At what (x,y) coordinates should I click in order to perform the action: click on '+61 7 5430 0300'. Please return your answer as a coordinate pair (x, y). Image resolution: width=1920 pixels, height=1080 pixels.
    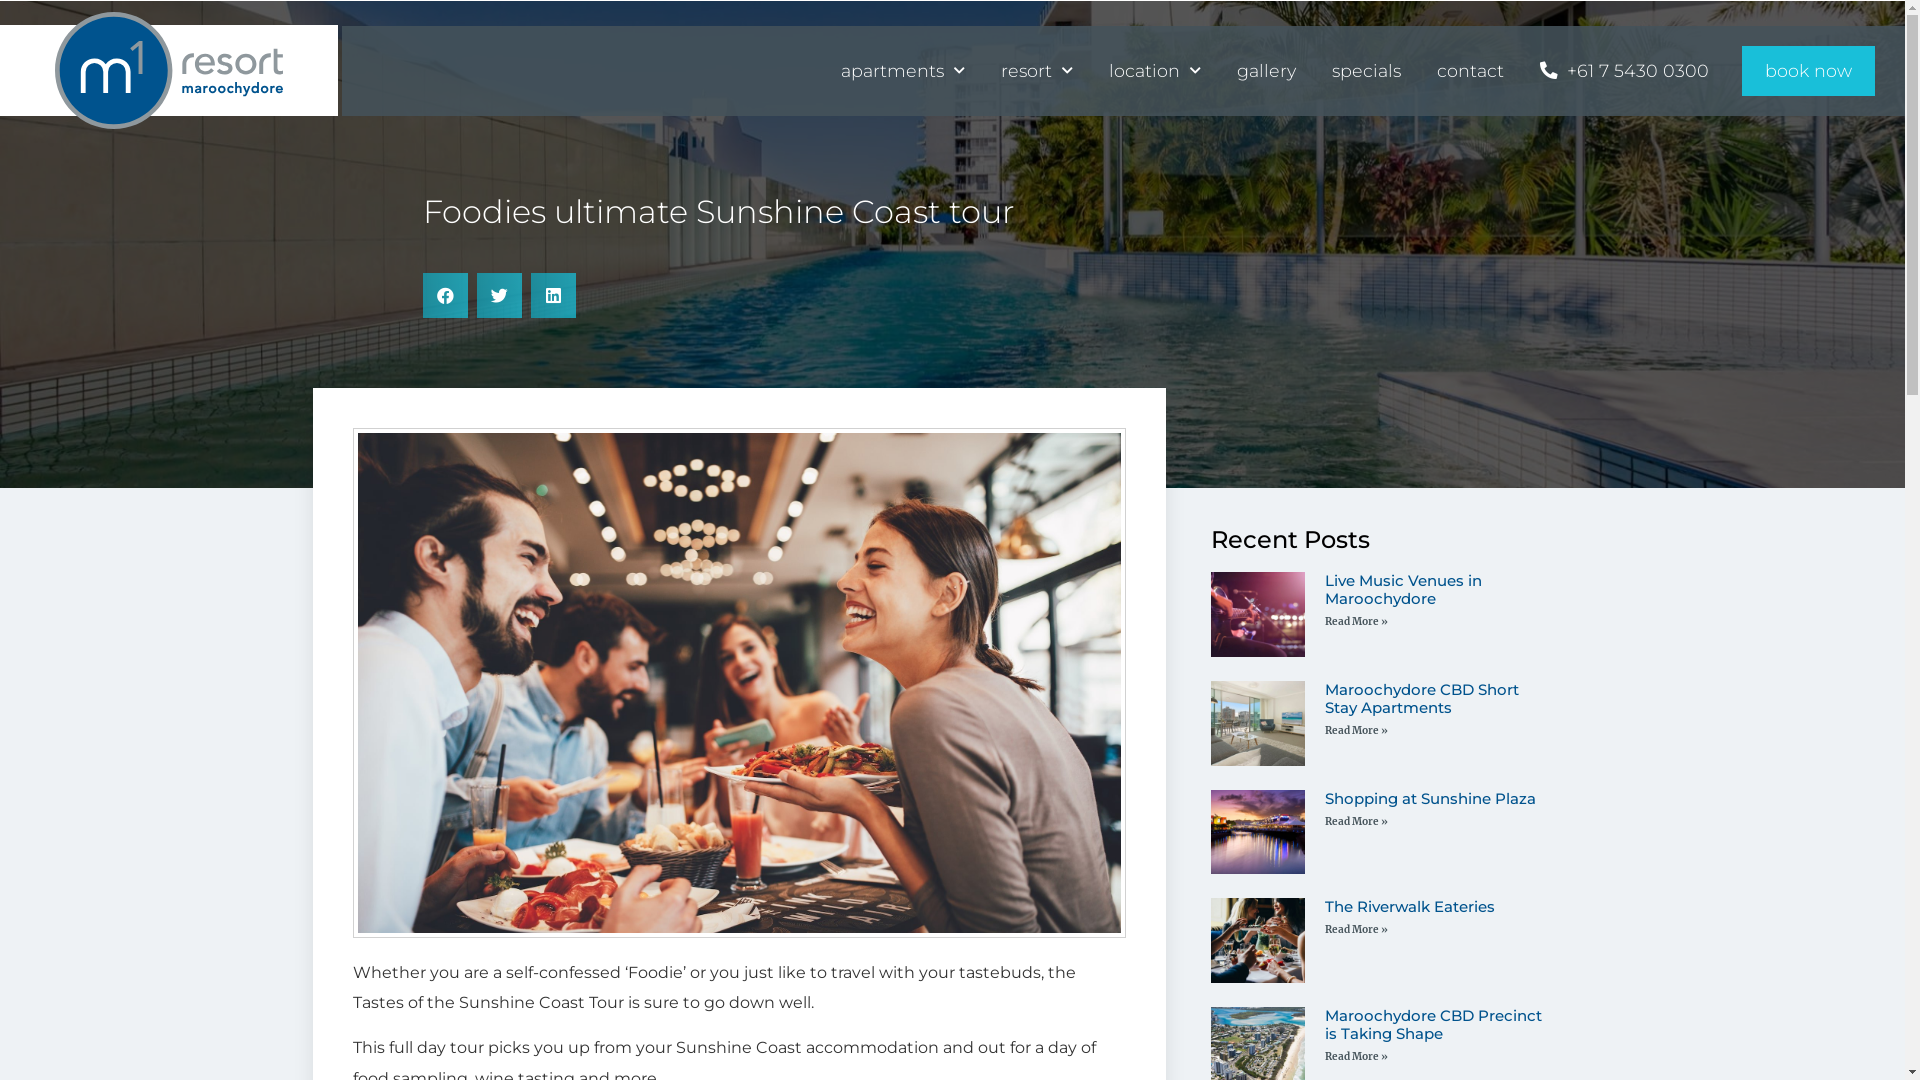
    Looking at the image, I should click on (1624, 69).